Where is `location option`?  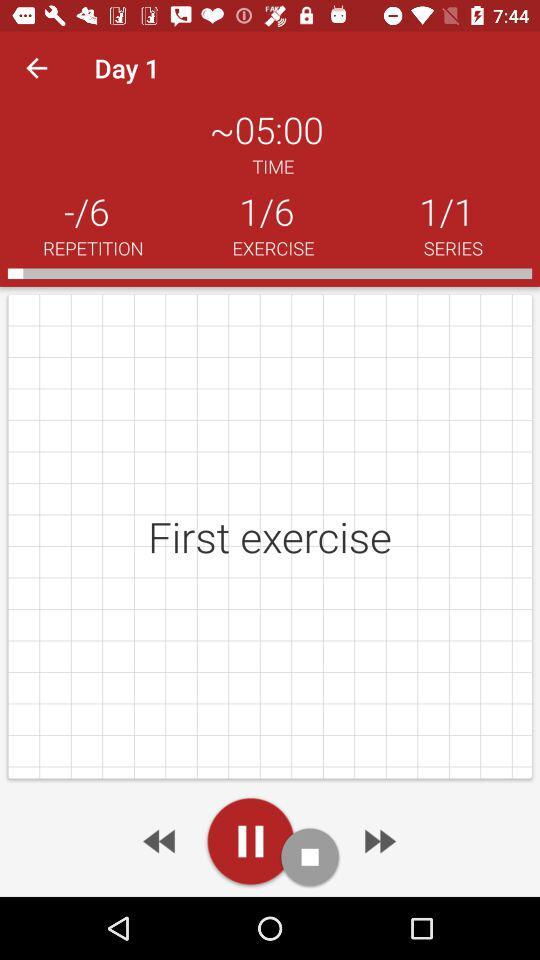 location option is located at coordinates (250, 840).